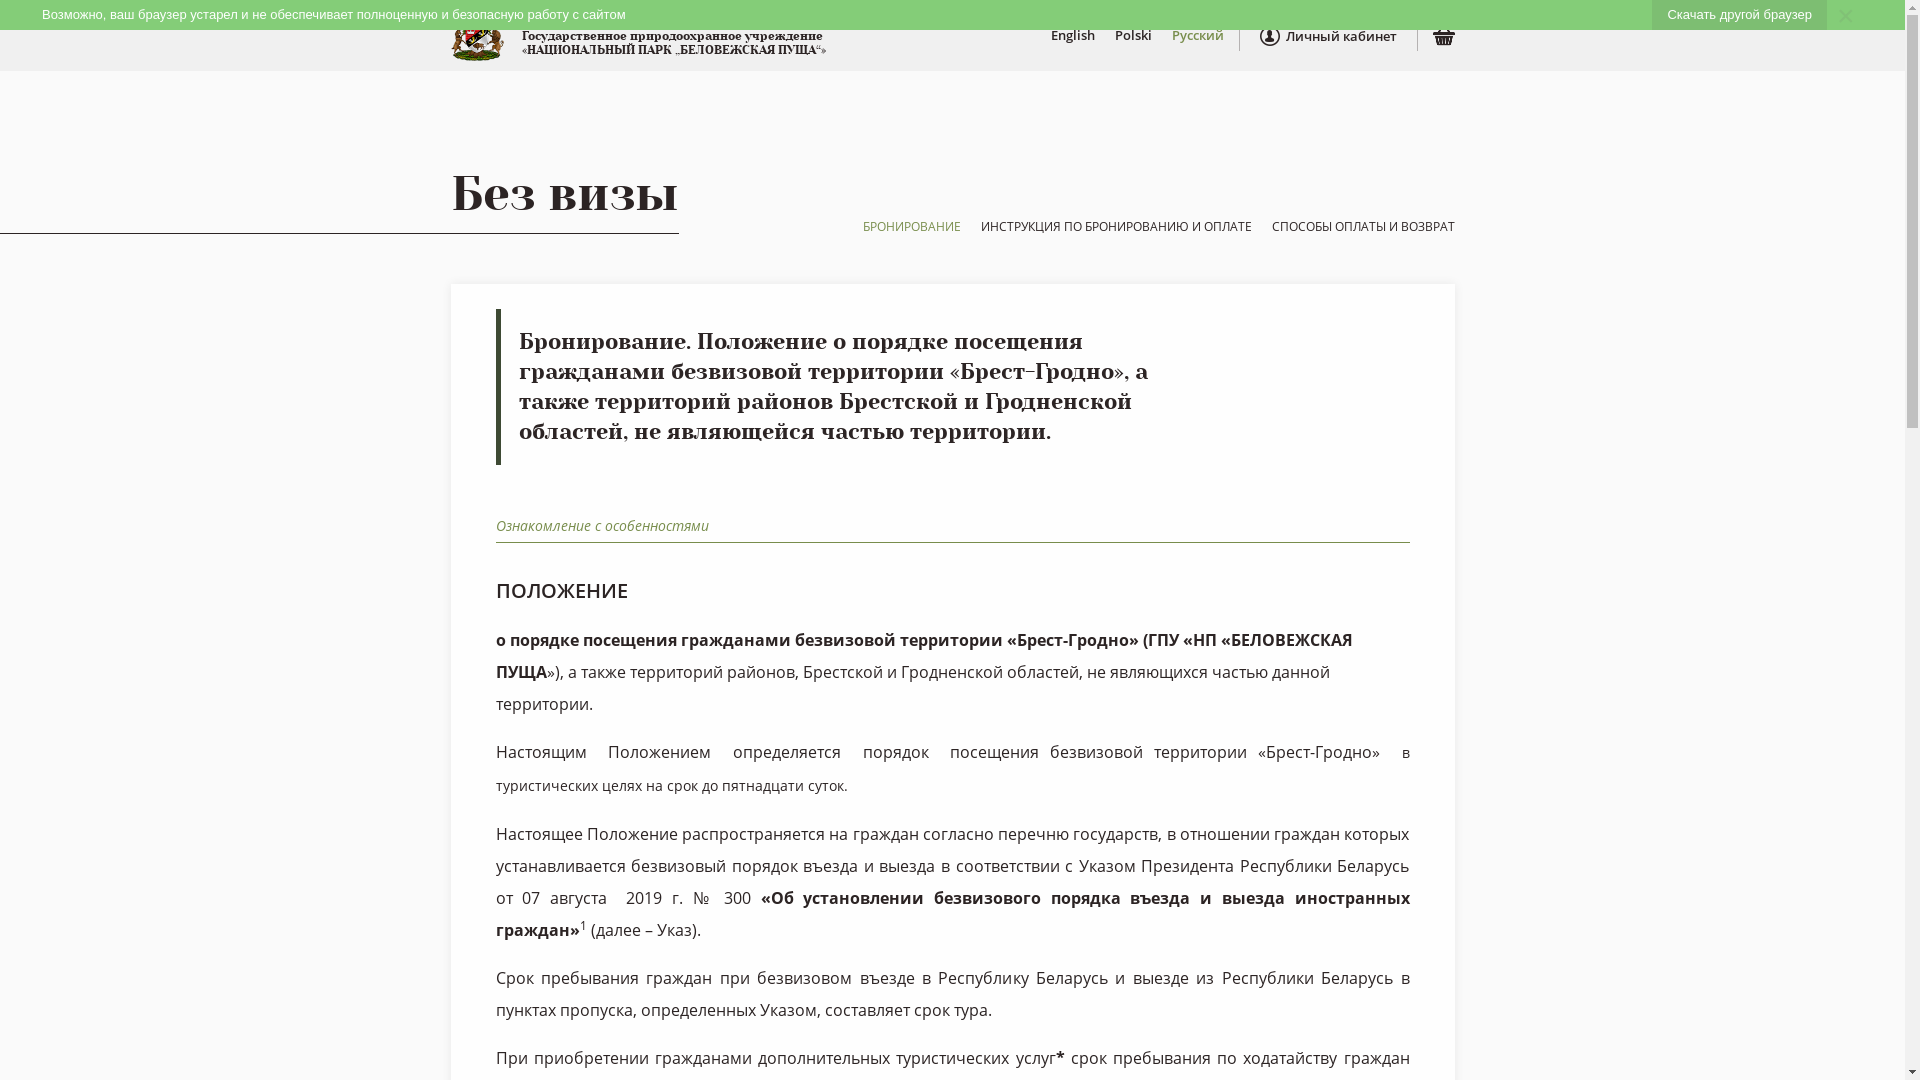 This screenshot has height=1080, width=1920. What do you see at coordinates (1132, 35) in the screenshot?
I see `'Polski'` at bounding box center [1132, 35].